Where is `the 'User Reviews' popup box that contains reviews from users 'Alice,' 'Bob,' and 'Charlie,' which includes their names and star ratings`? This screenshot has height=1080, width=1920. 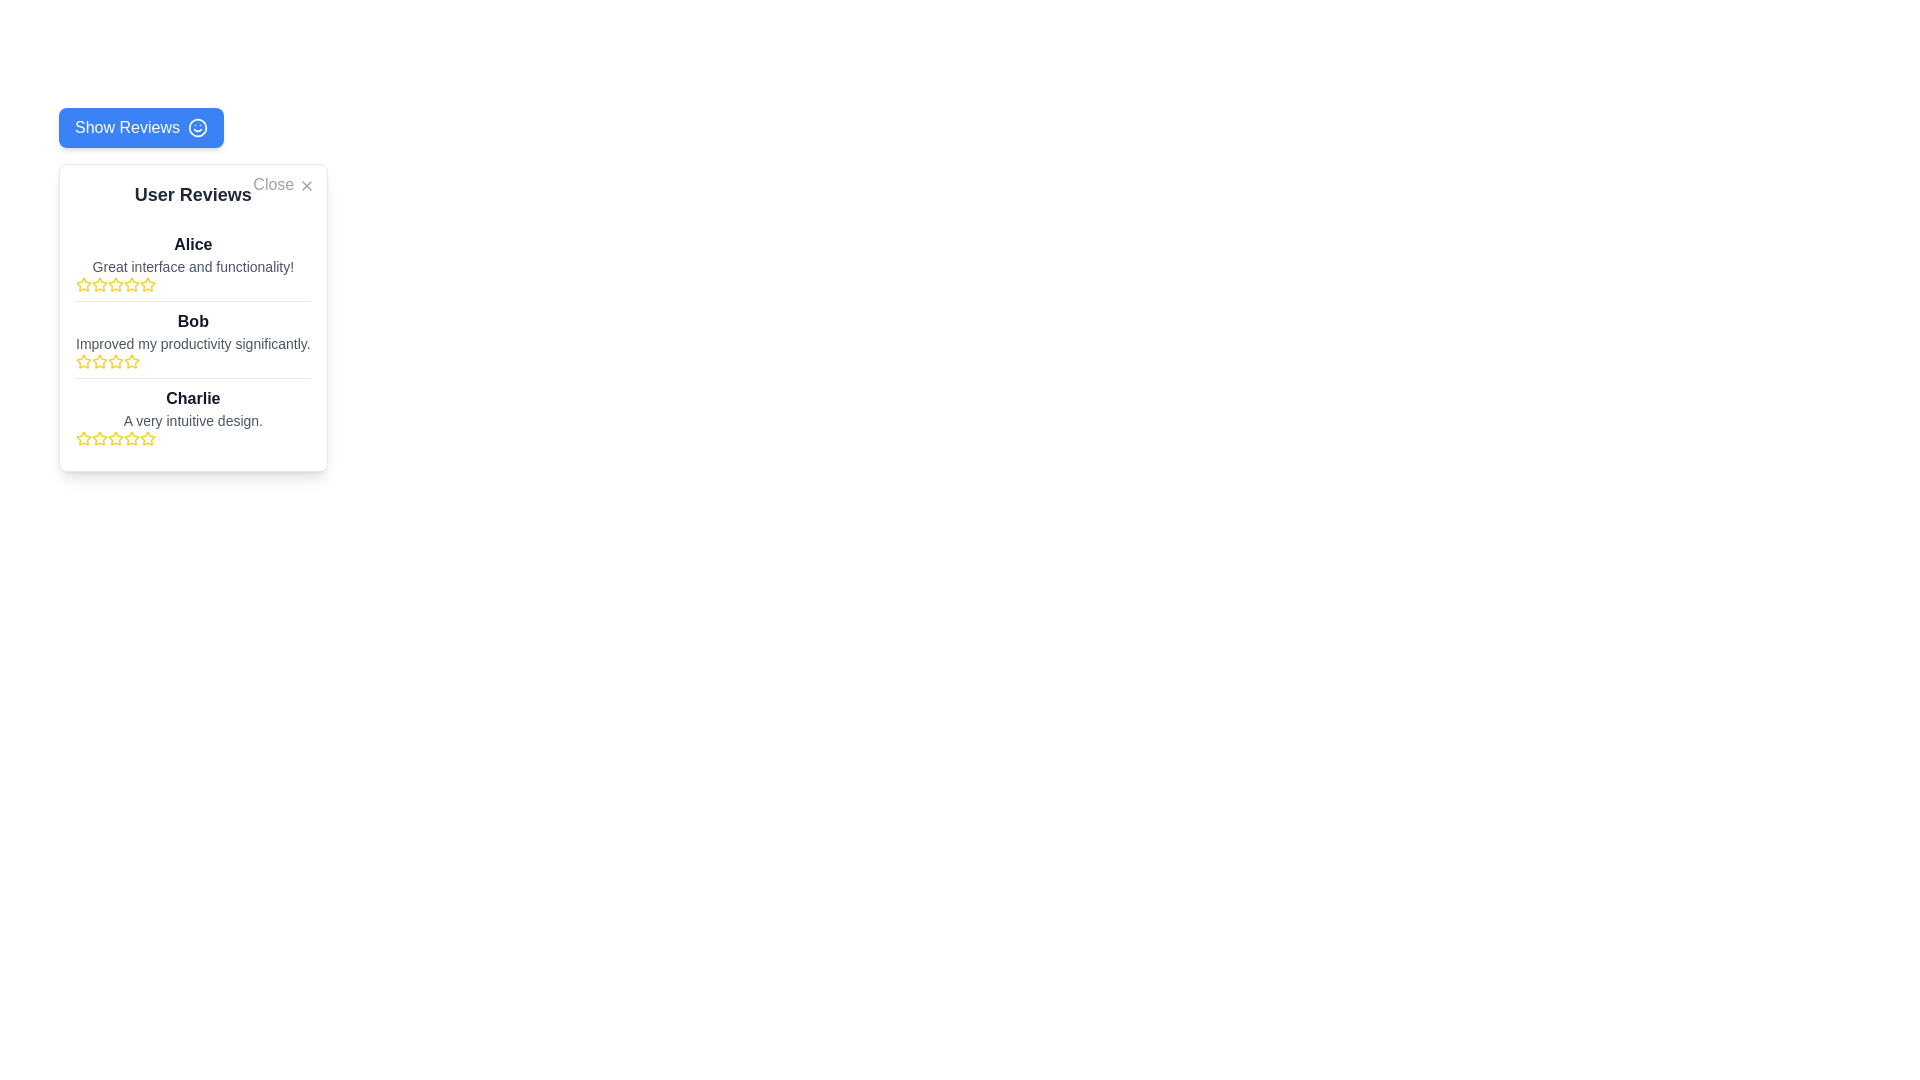 the 'User Reviews' popup box that contains reviews from users 'Alice,' 'Bob,' and 'Charlie,' which includes their names and star ratings is located at coordinates (193, 316).